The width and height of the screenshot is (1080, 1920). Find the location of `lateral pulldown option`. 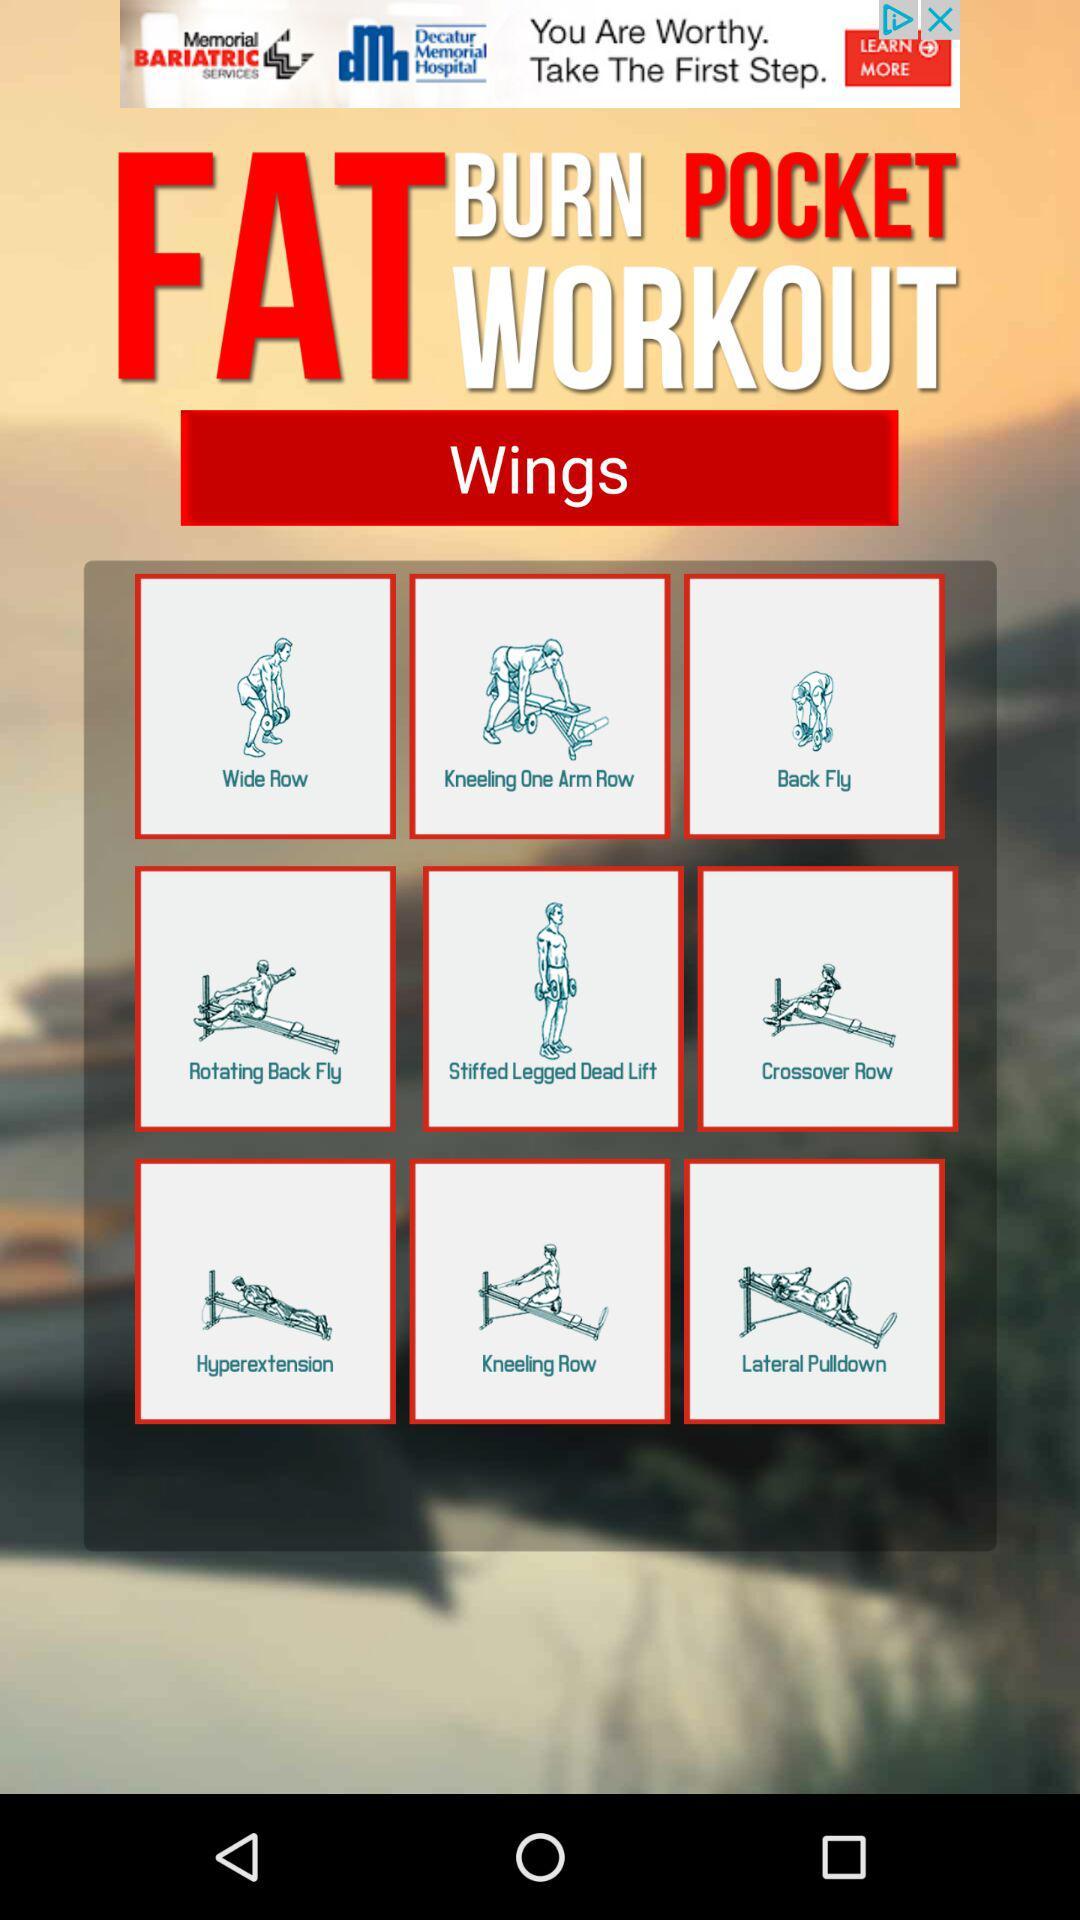

lateral pulldown option is located at coordinates (814, 1291).